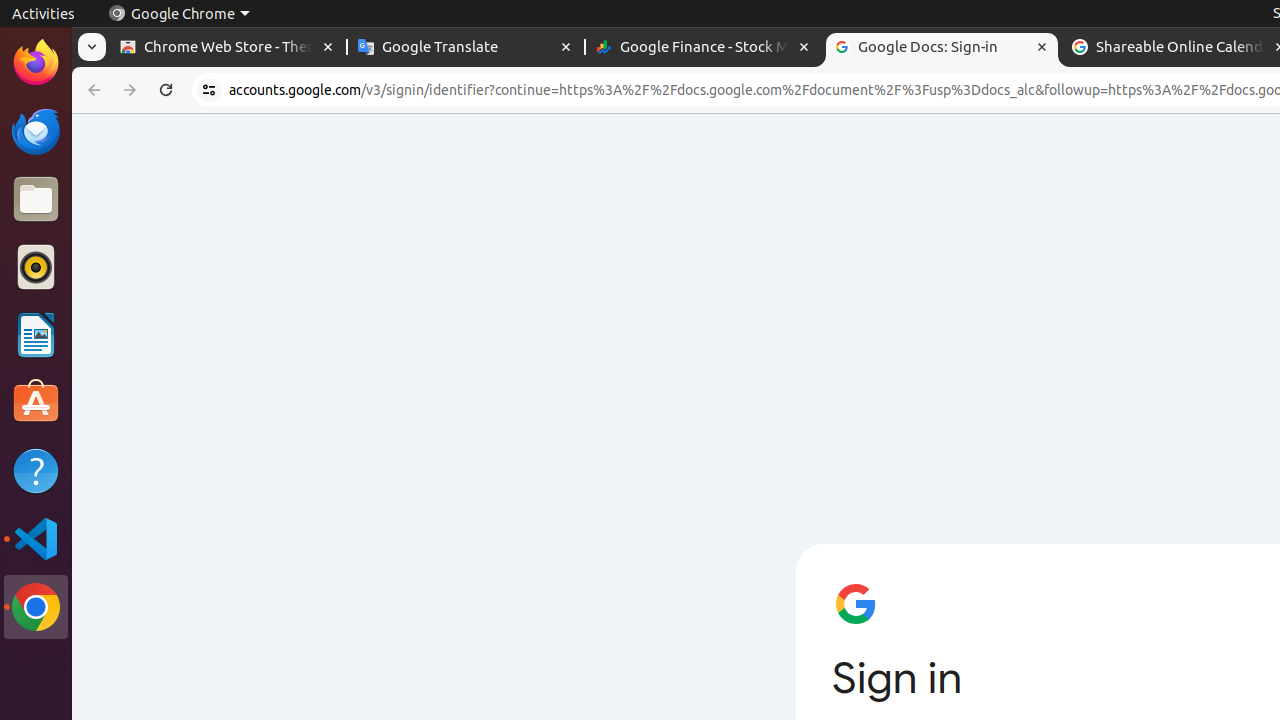  Describe the element at coordinates (940, 46) in the screenshot. I see `'Google Docs: Sign-in'` at that location.